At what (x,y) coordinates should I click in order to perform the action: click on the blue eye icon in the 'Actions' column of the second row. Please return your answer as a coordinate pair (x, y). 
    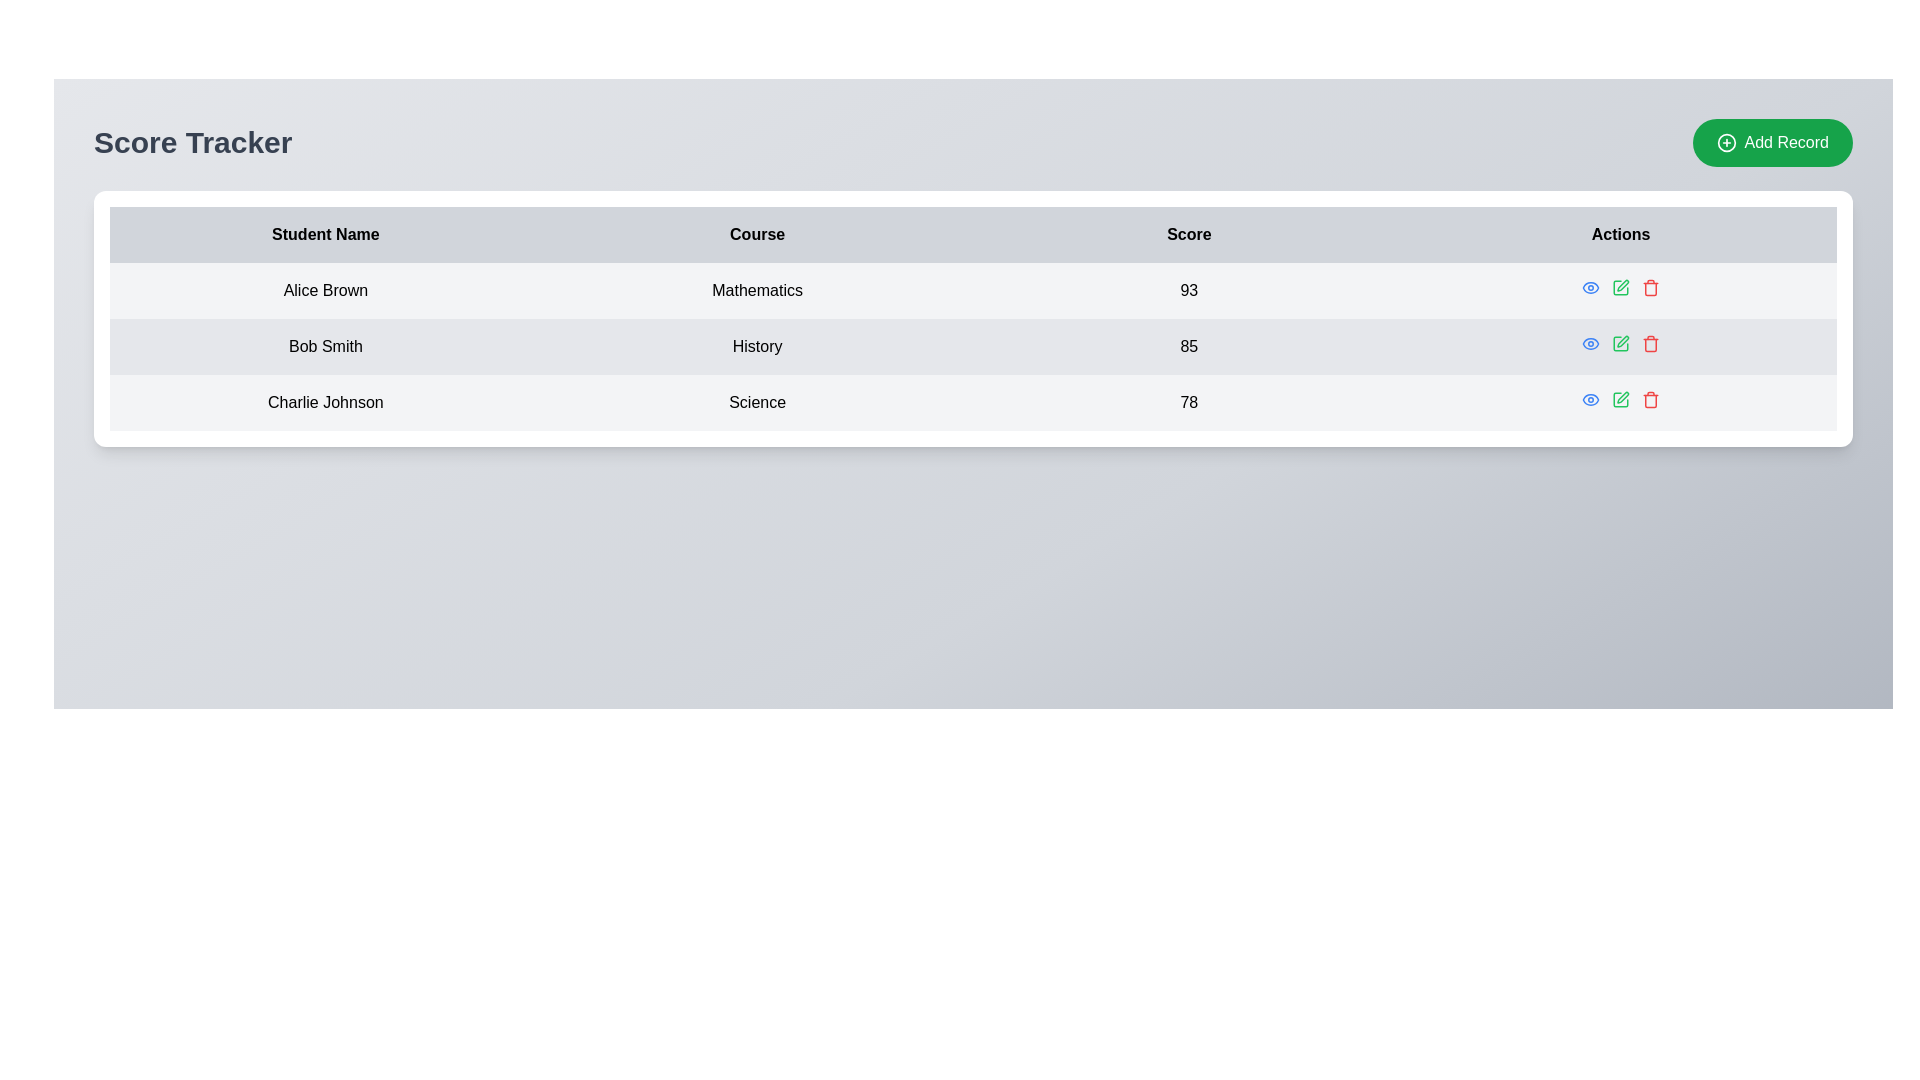
    Looking at the image, I should click on (1589, 288).